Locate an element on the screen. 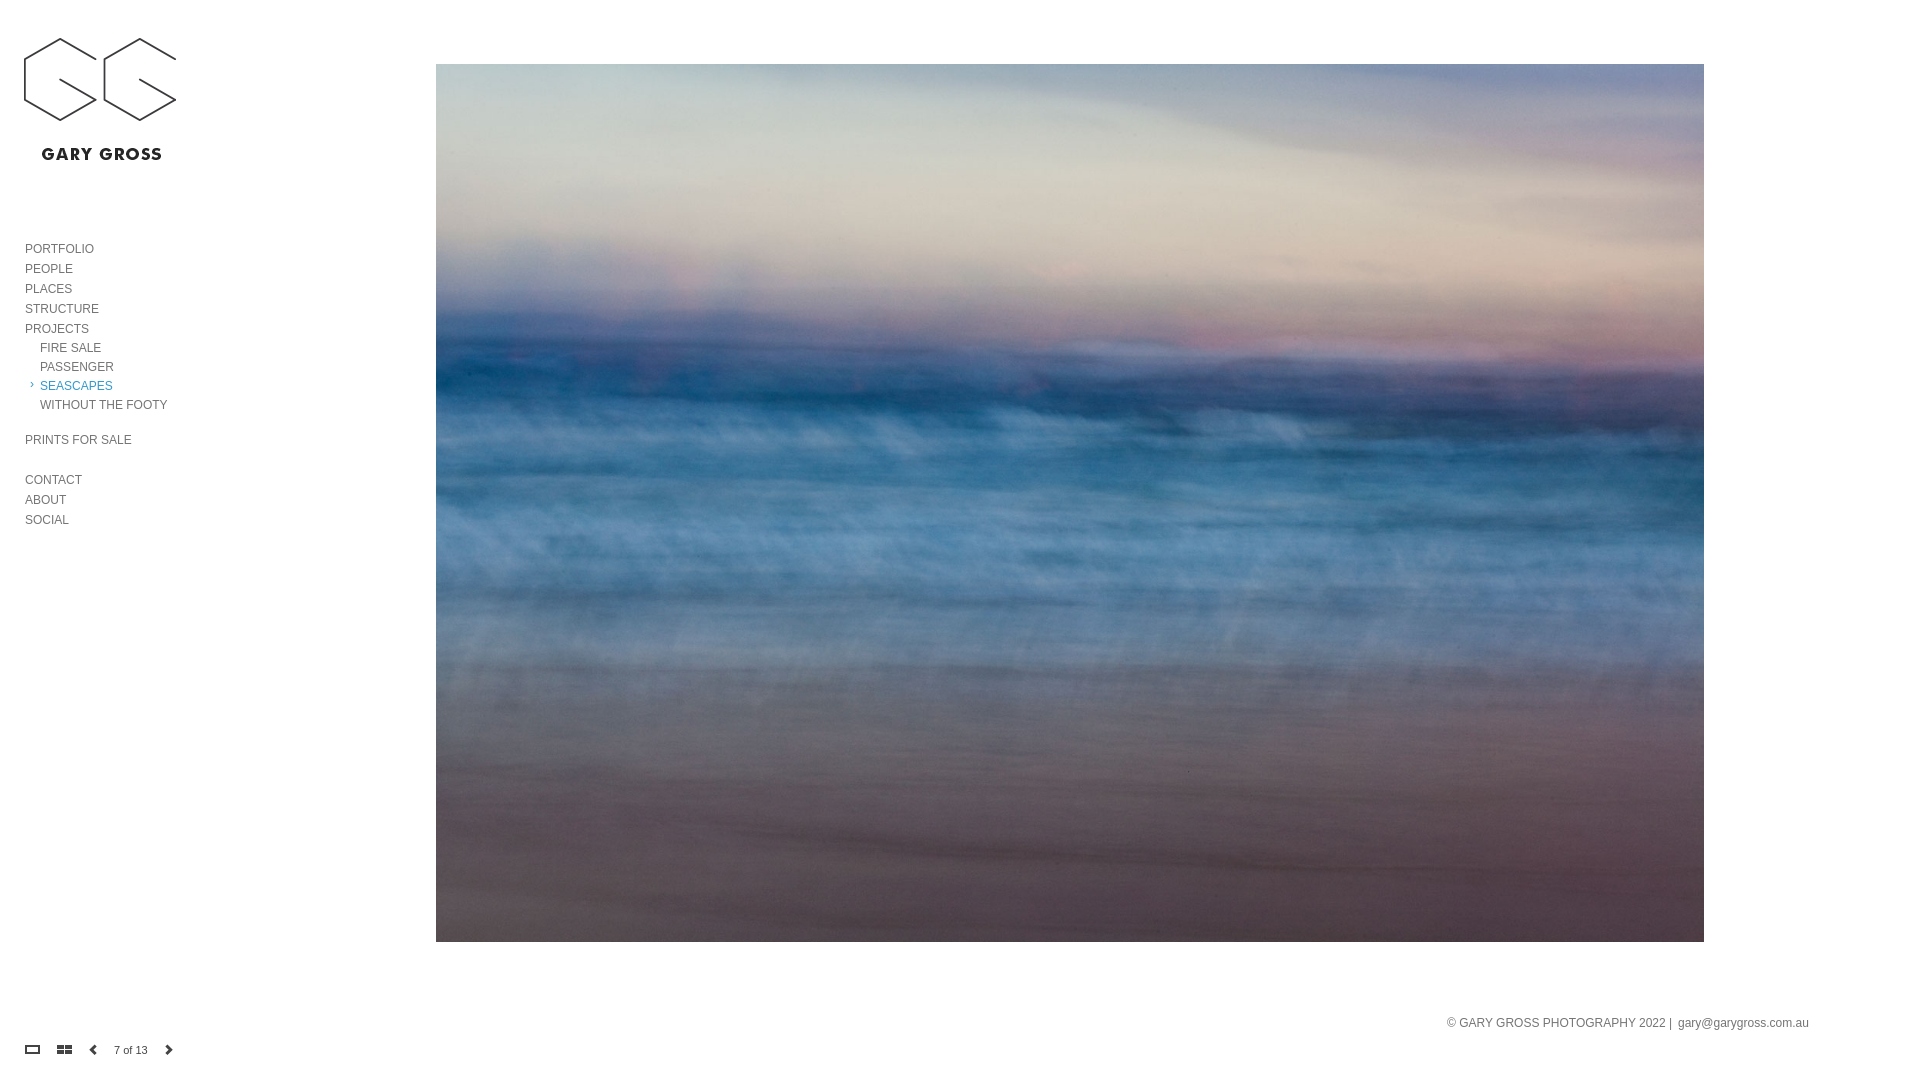  'STRUCTURE' is located at coordinates (62, 308).